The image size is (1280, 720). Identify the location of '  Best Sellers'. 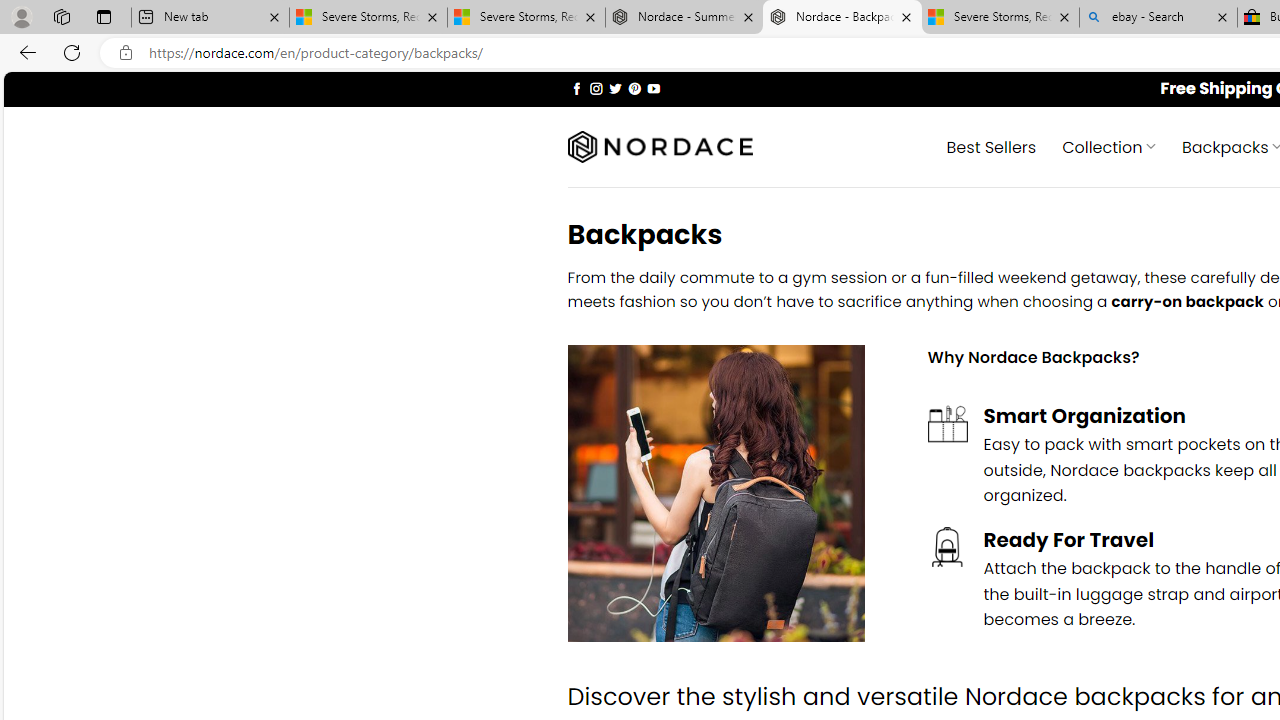
(991, 145).